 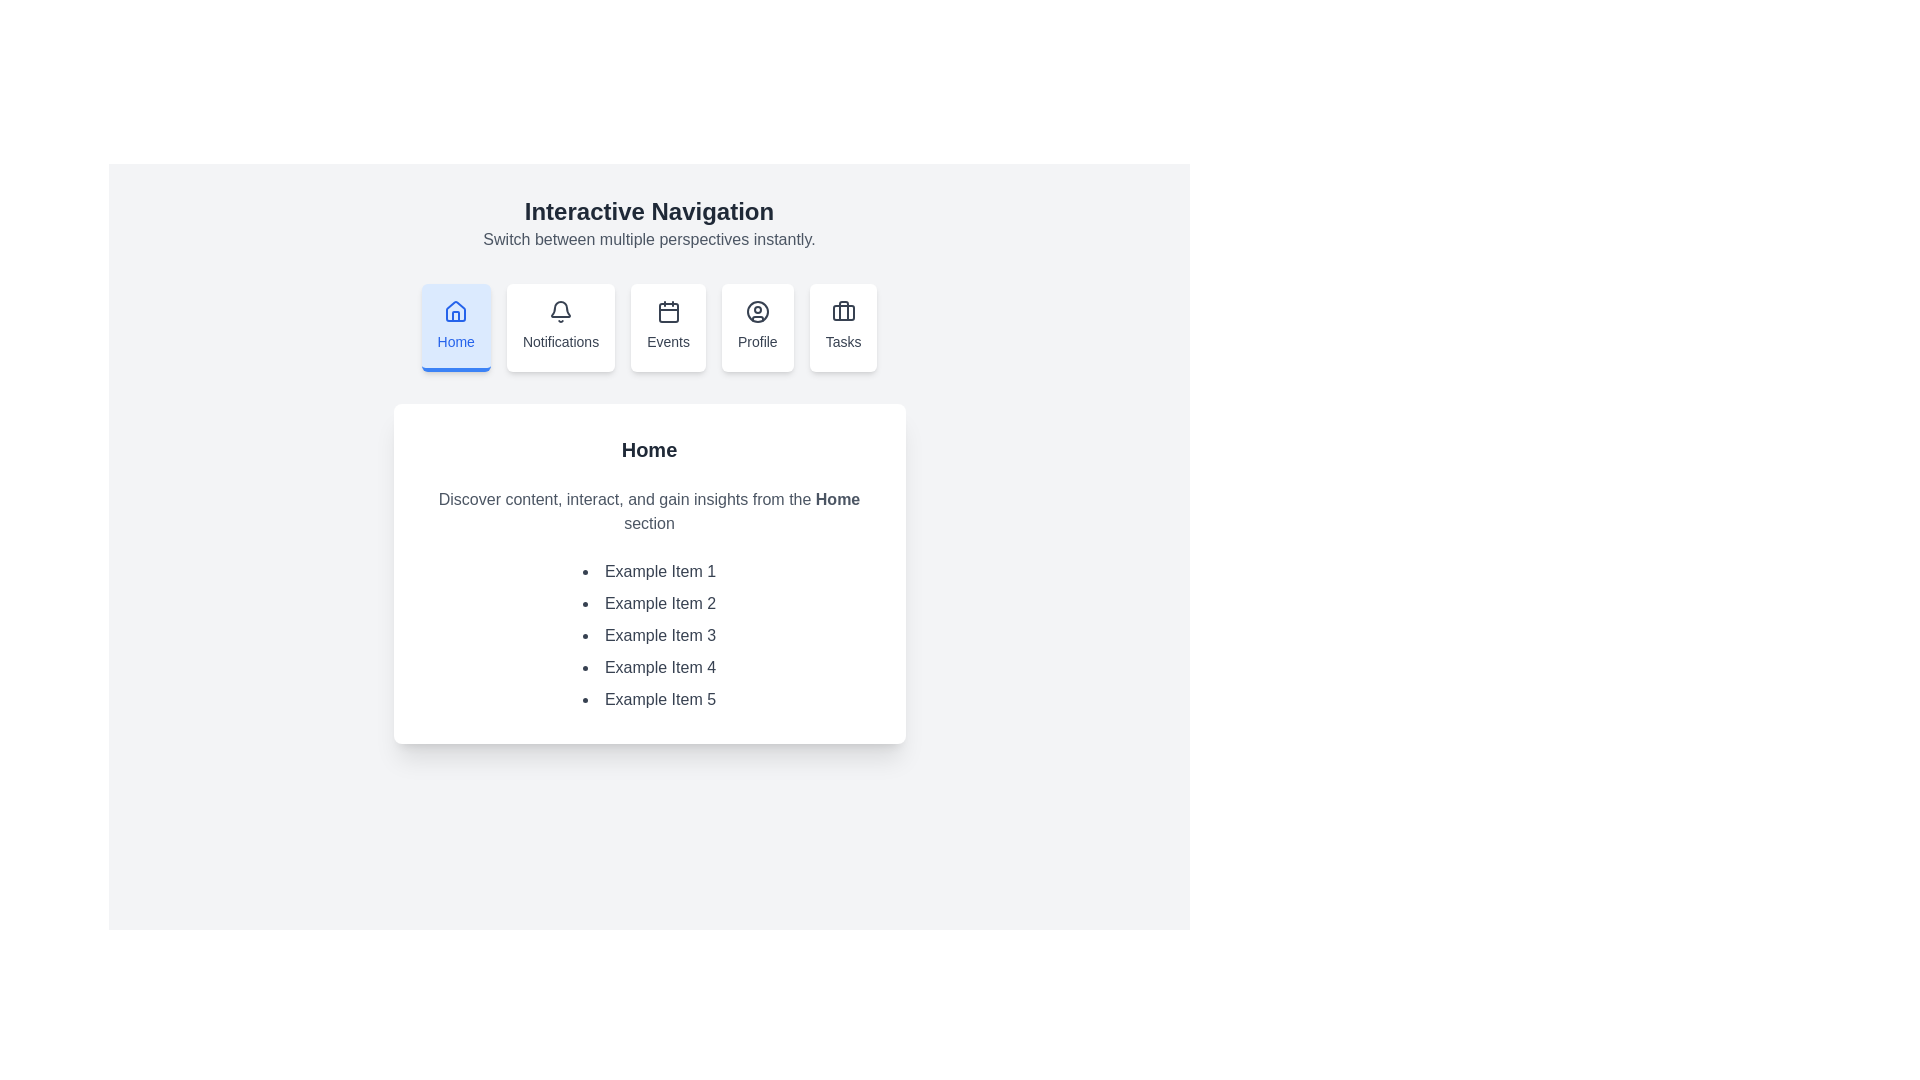 What do you see at coordinates (843, 326) in the screenshot?
I see `the 'Tasks' button, which is a rectangular card with rounded corners, featuring a suitcase icon and gray text centered below it, located in the navigation bar` at bounding box center [843, 326].